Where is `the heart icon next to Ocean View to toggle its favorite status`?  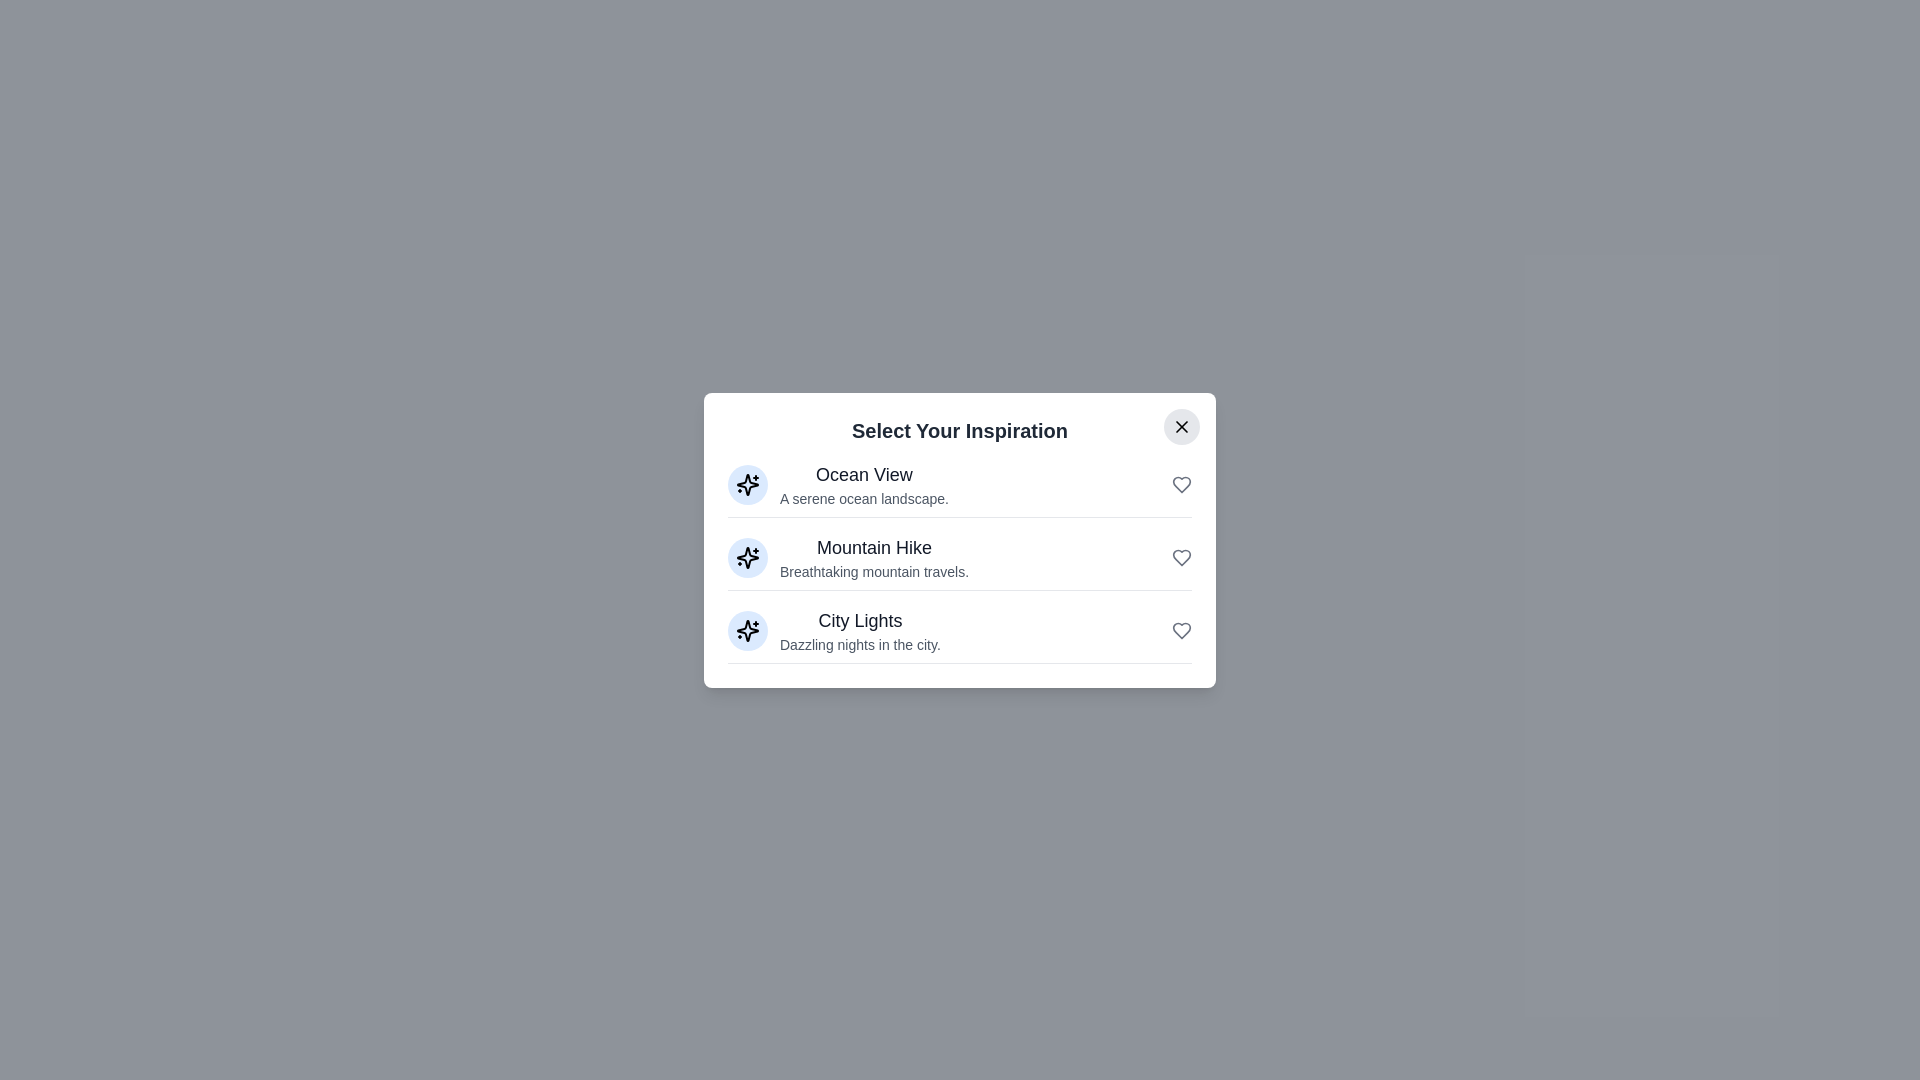 the heart icon next to Ocean View to toggle its favorite status is located at coordinates (1181, 484).